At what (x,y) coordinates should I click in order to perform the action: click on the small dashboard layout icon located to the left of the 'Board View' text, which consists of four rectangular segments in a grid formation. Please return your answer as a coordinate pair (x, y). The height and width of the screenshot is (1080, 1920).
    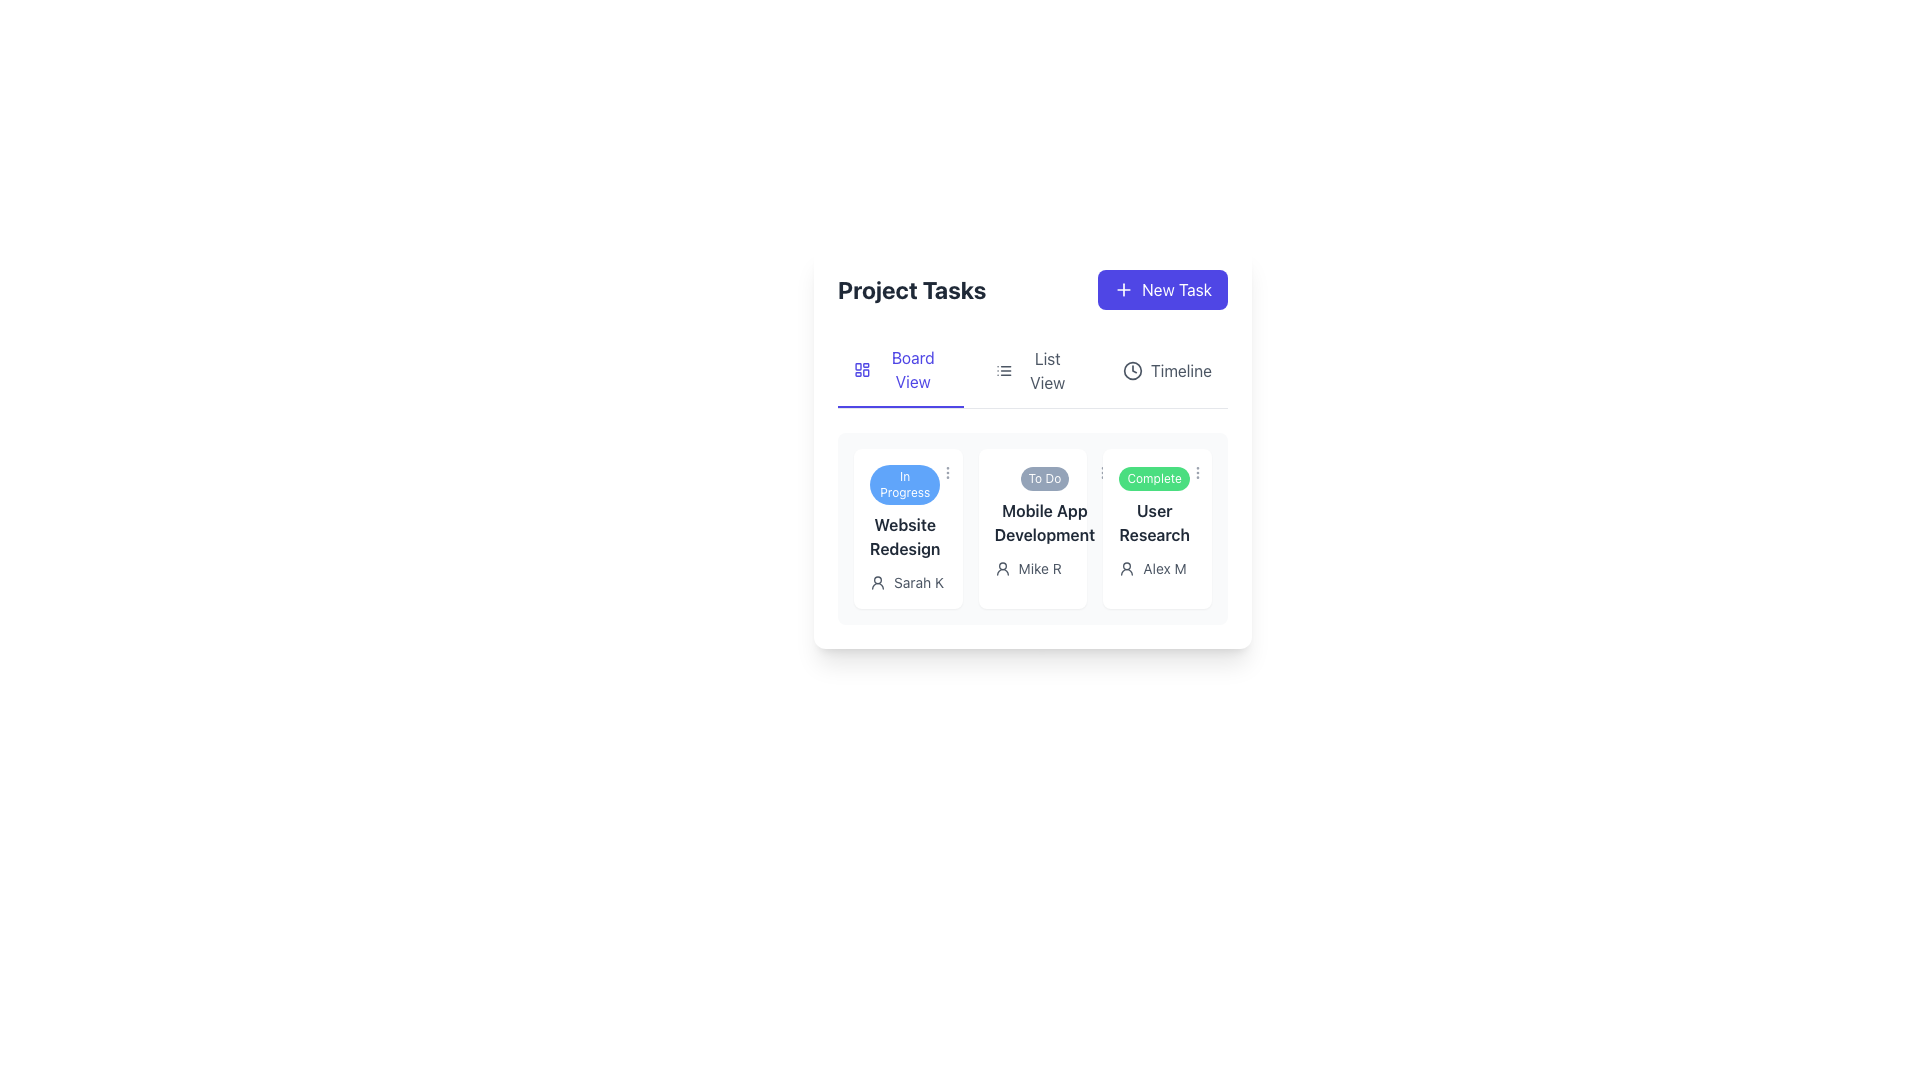
    Looking at the image, I should click on (862, 370).